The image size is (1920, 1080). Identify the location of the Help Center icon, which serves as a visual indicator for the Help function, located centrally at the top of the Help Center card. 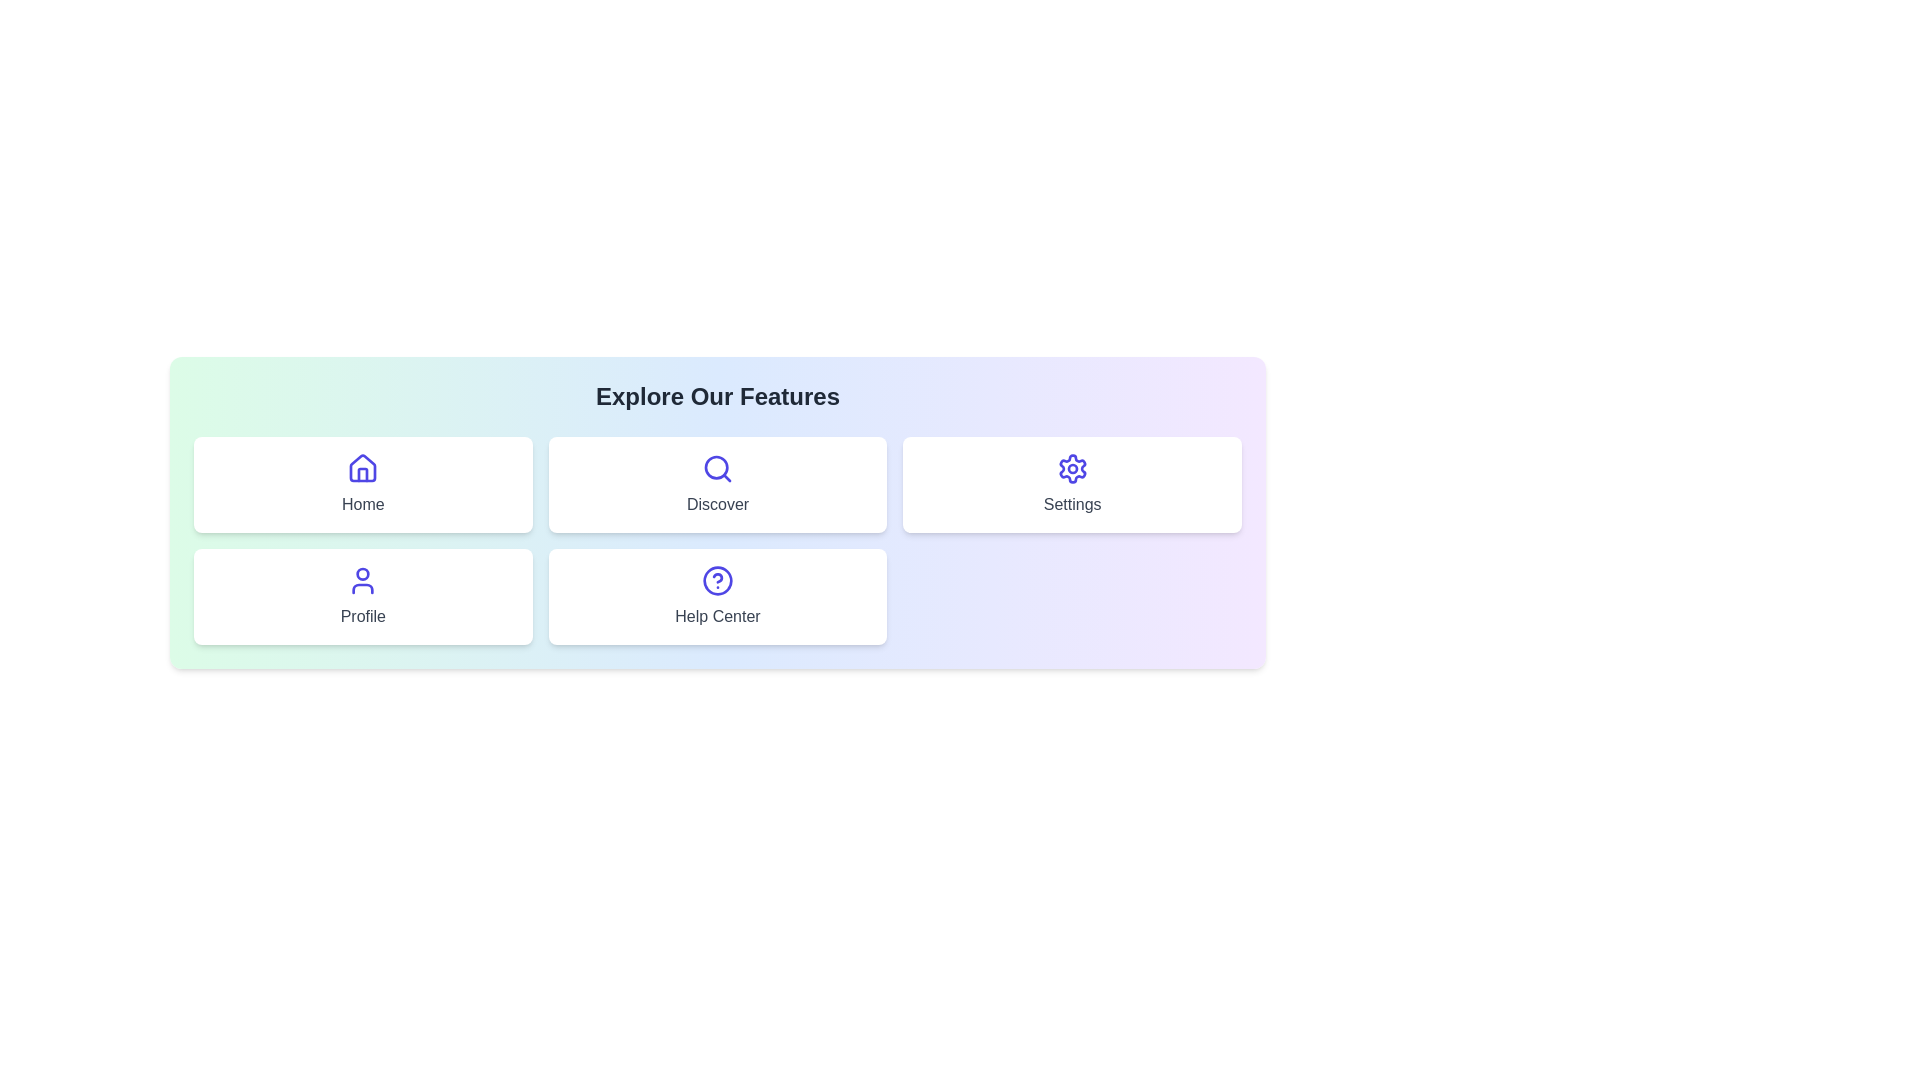
(717, 581).